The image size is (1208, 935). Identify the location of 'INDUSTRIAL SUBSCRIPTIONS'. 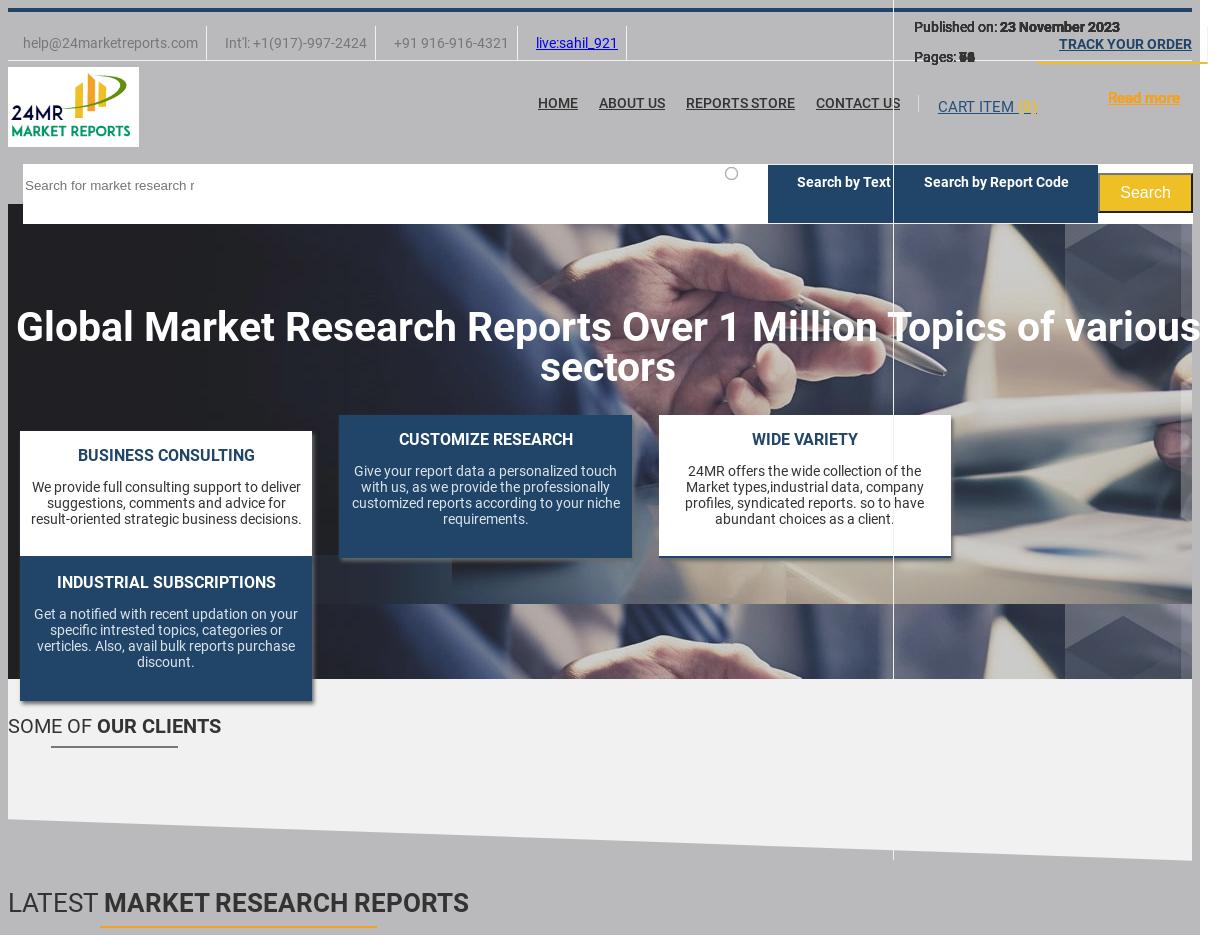
(165, 582).